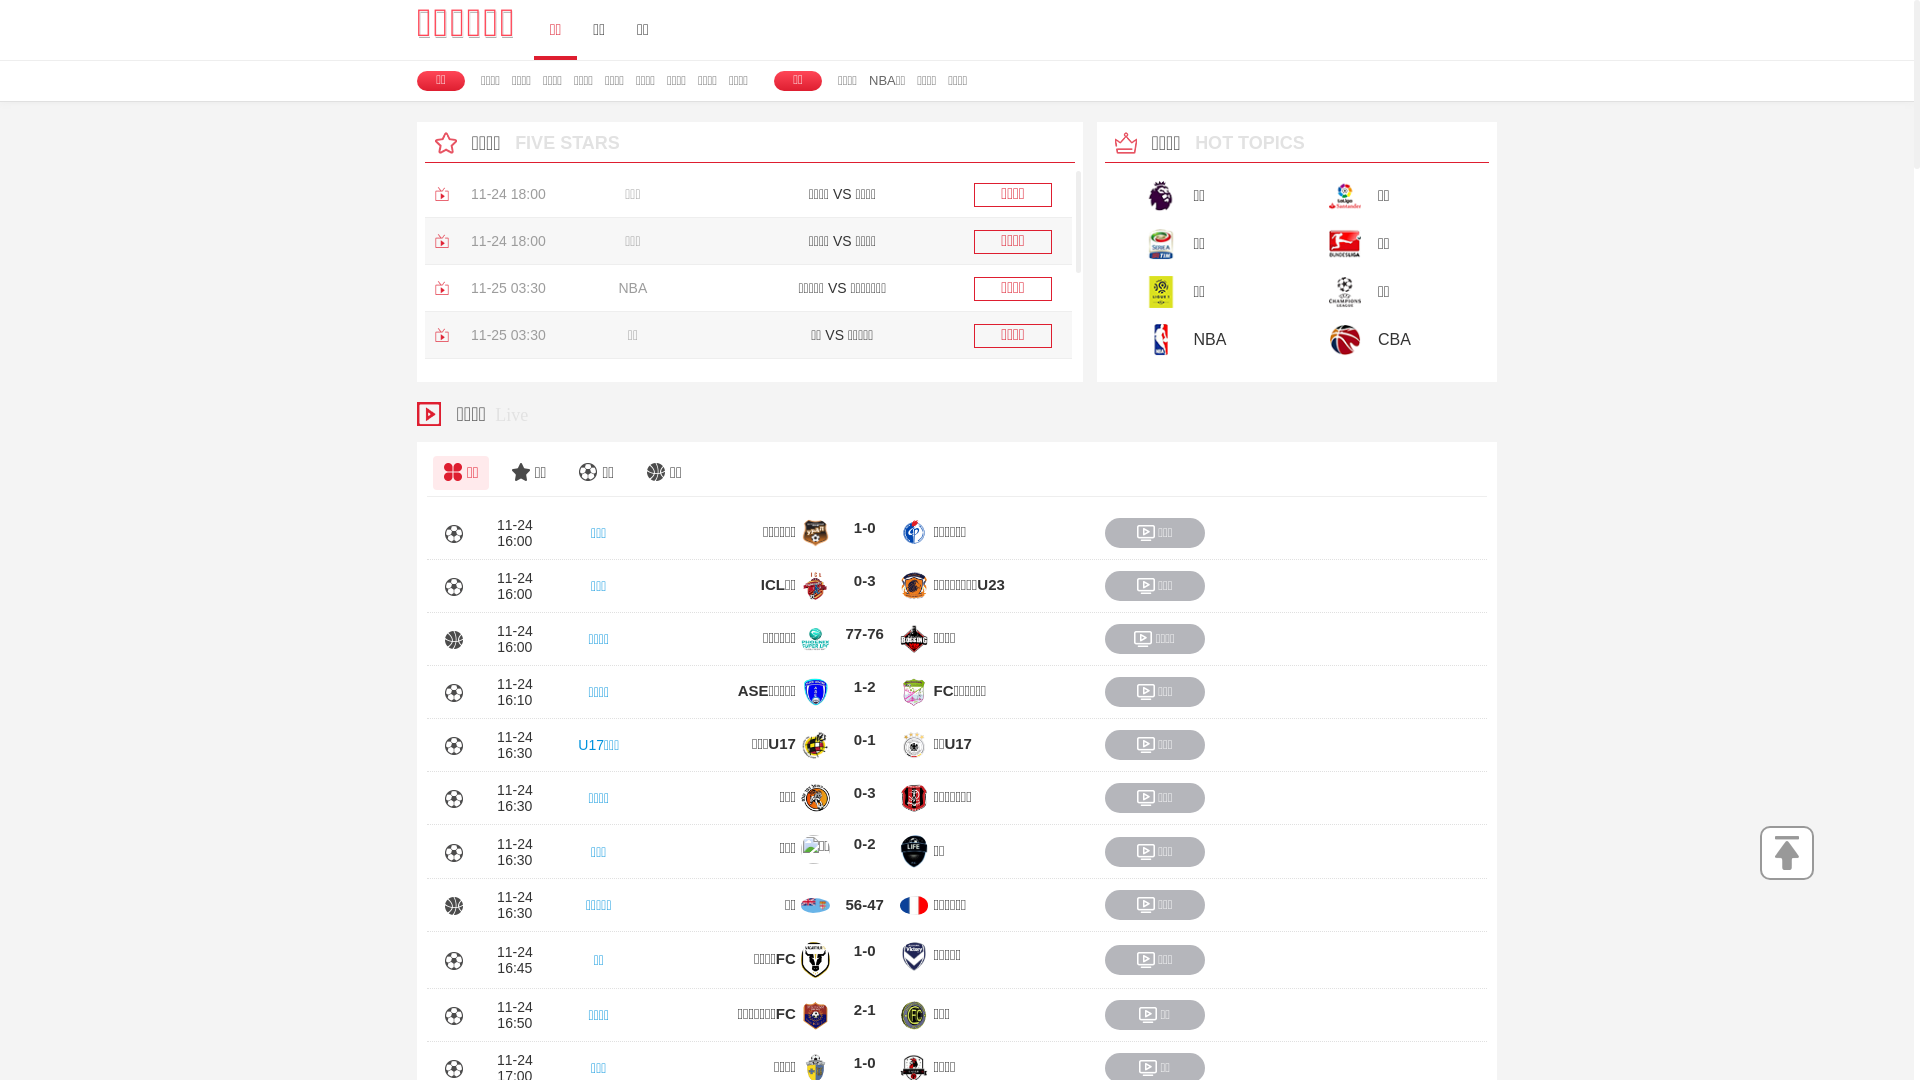 The image size is (1920, 1080). What do you see at coordinates (1289, 338) in the screenshot?
I see `'CBA'` at bounding box center [1289, 338].